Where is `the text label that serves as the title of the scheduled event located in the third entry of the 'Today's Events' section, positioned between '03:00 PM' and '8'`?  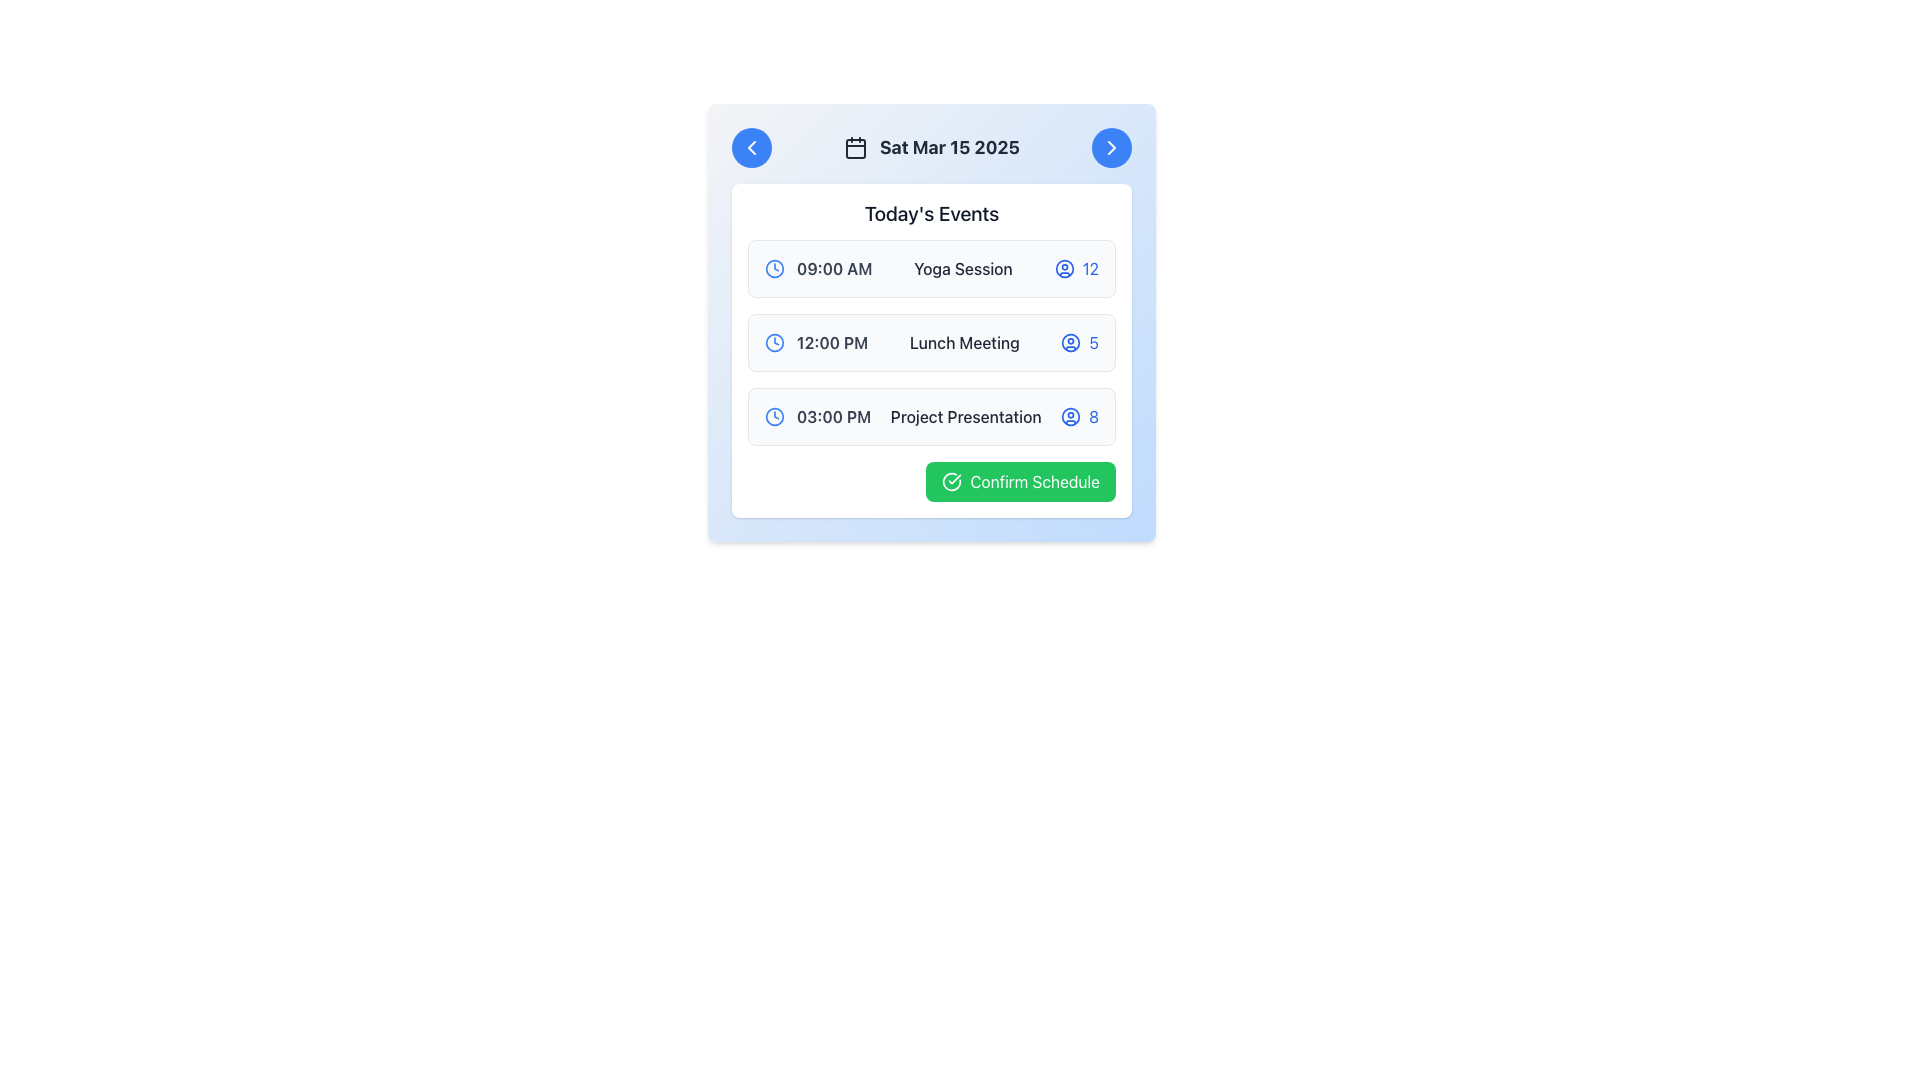
the text label that serves as the title of the scheduled event located in the third entry of the 'Today's Events' section, positioned between '03:00 PM' and '8' is located at coordinates (966, 415).